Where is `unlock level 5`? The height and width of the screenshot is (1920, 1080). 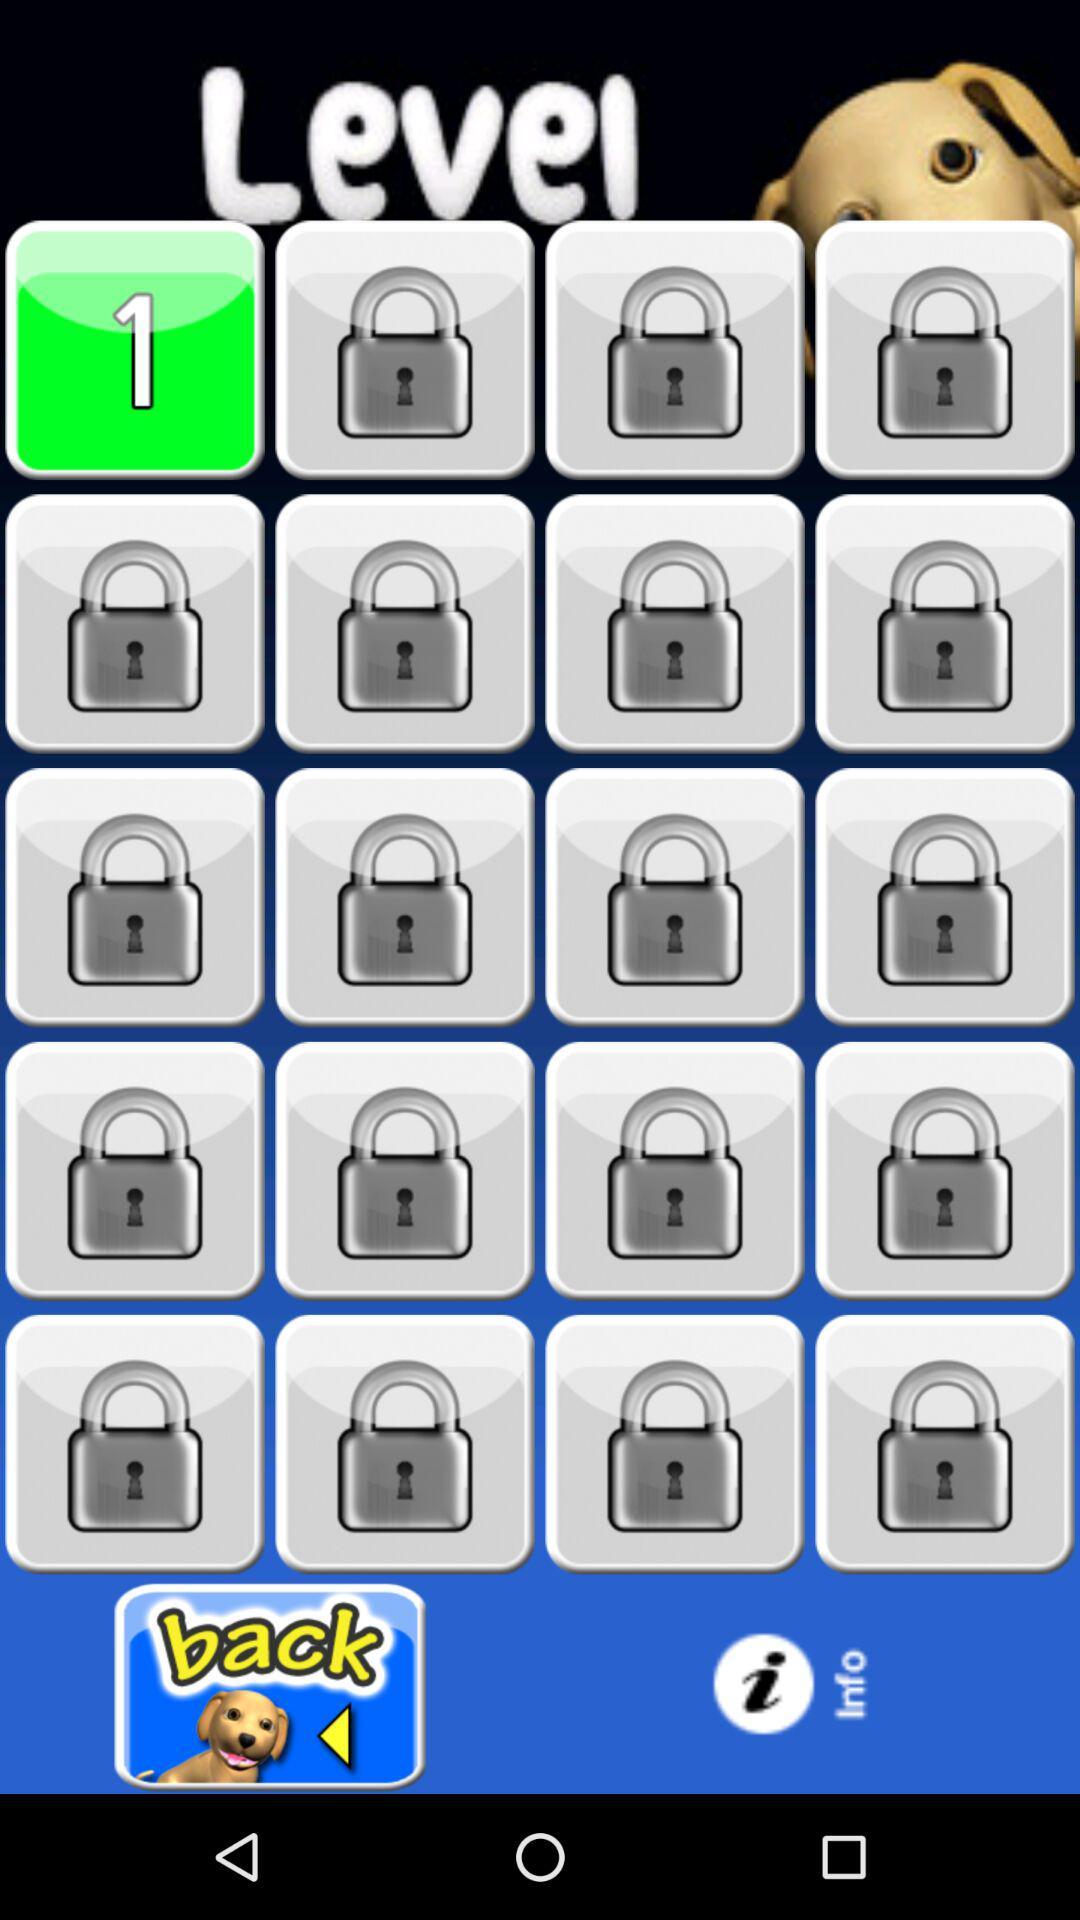
unlock level 5 is located at coordinates (135, 623).